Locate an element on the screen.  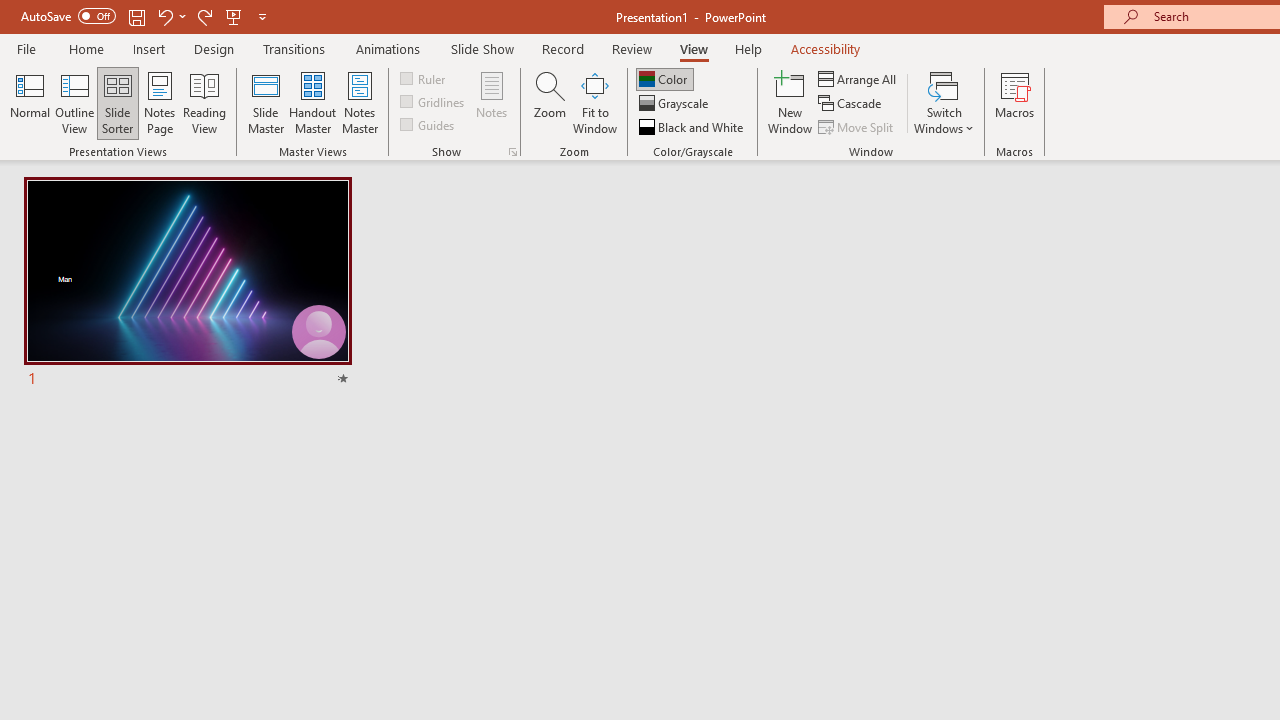
'New Window' is located at coordinates (789, 103).